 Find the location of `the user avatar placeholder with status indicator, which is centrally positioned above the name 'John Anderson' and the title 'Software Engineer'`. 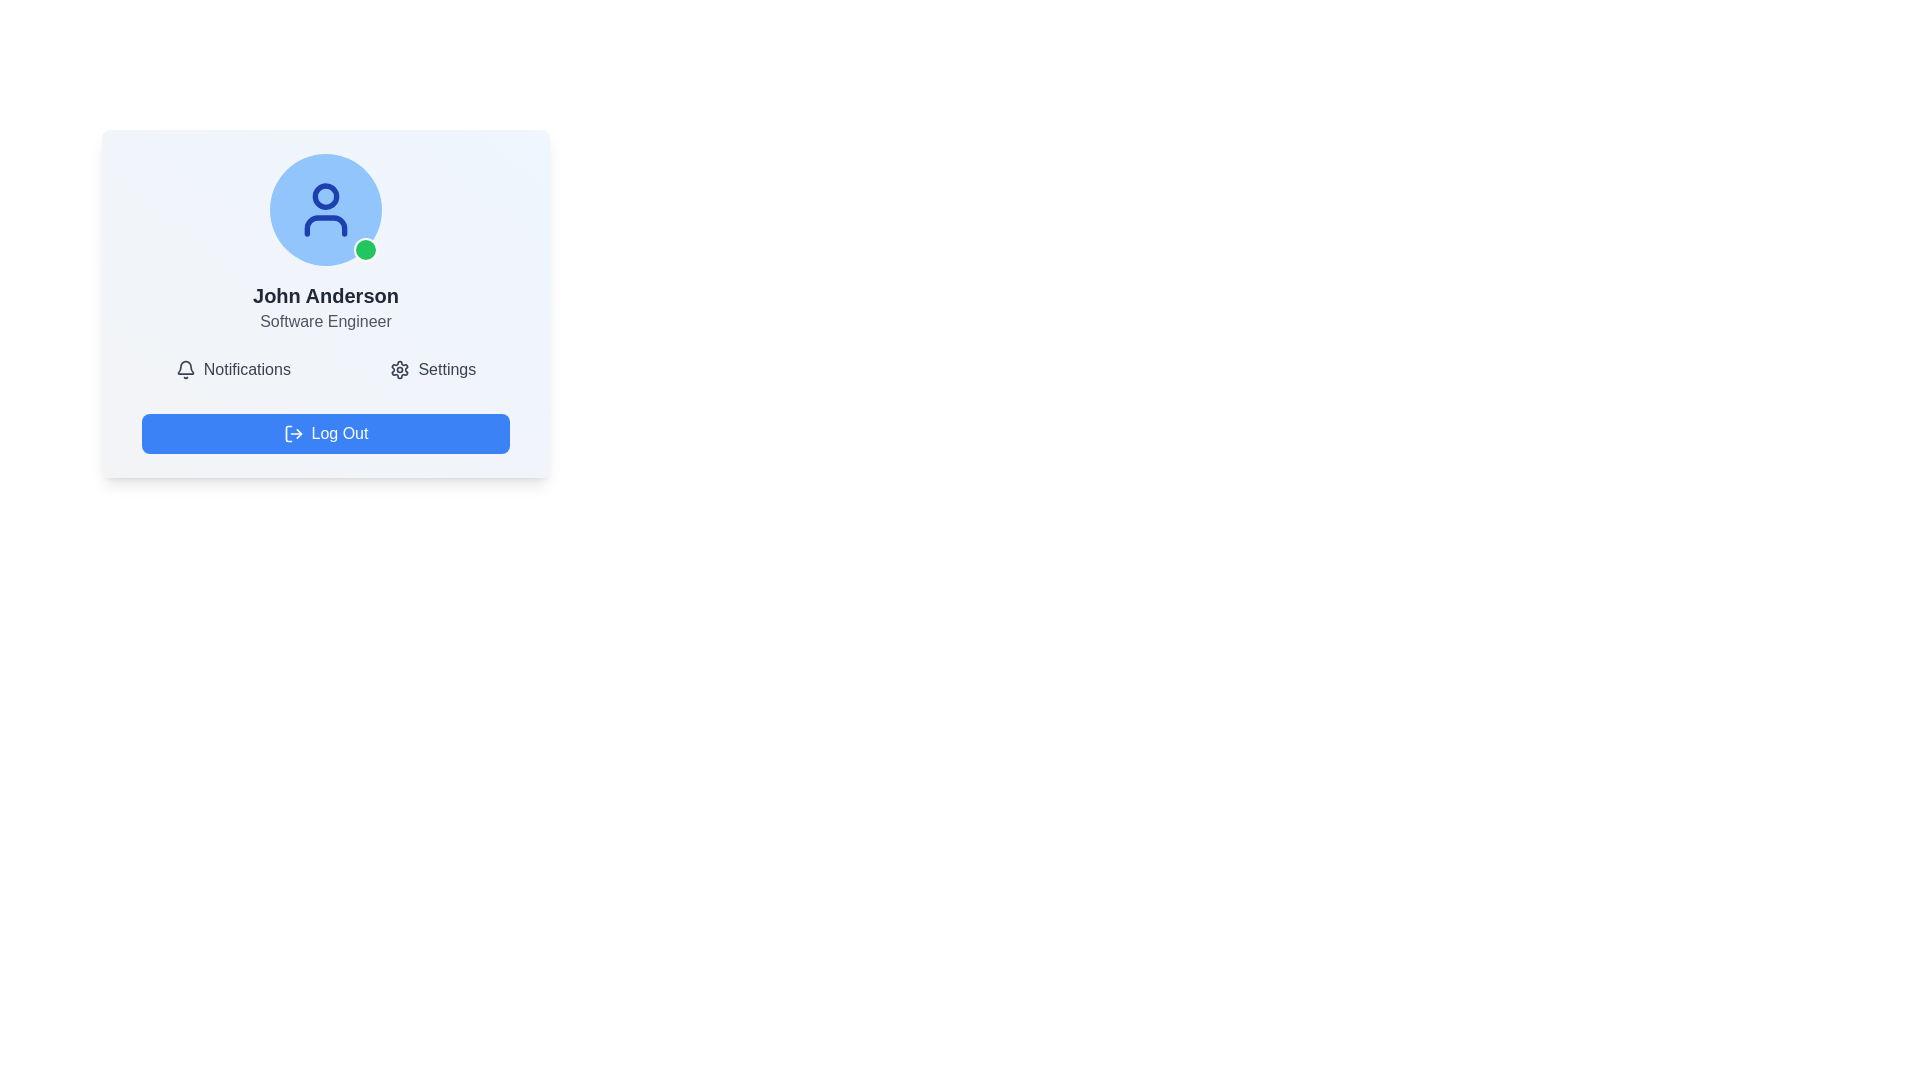

the user avatar placeholder with status indicator, which is centrally positioned above the name 'John Anderson' and the title 'Software Engineer' is located at coordinates (326, 209).